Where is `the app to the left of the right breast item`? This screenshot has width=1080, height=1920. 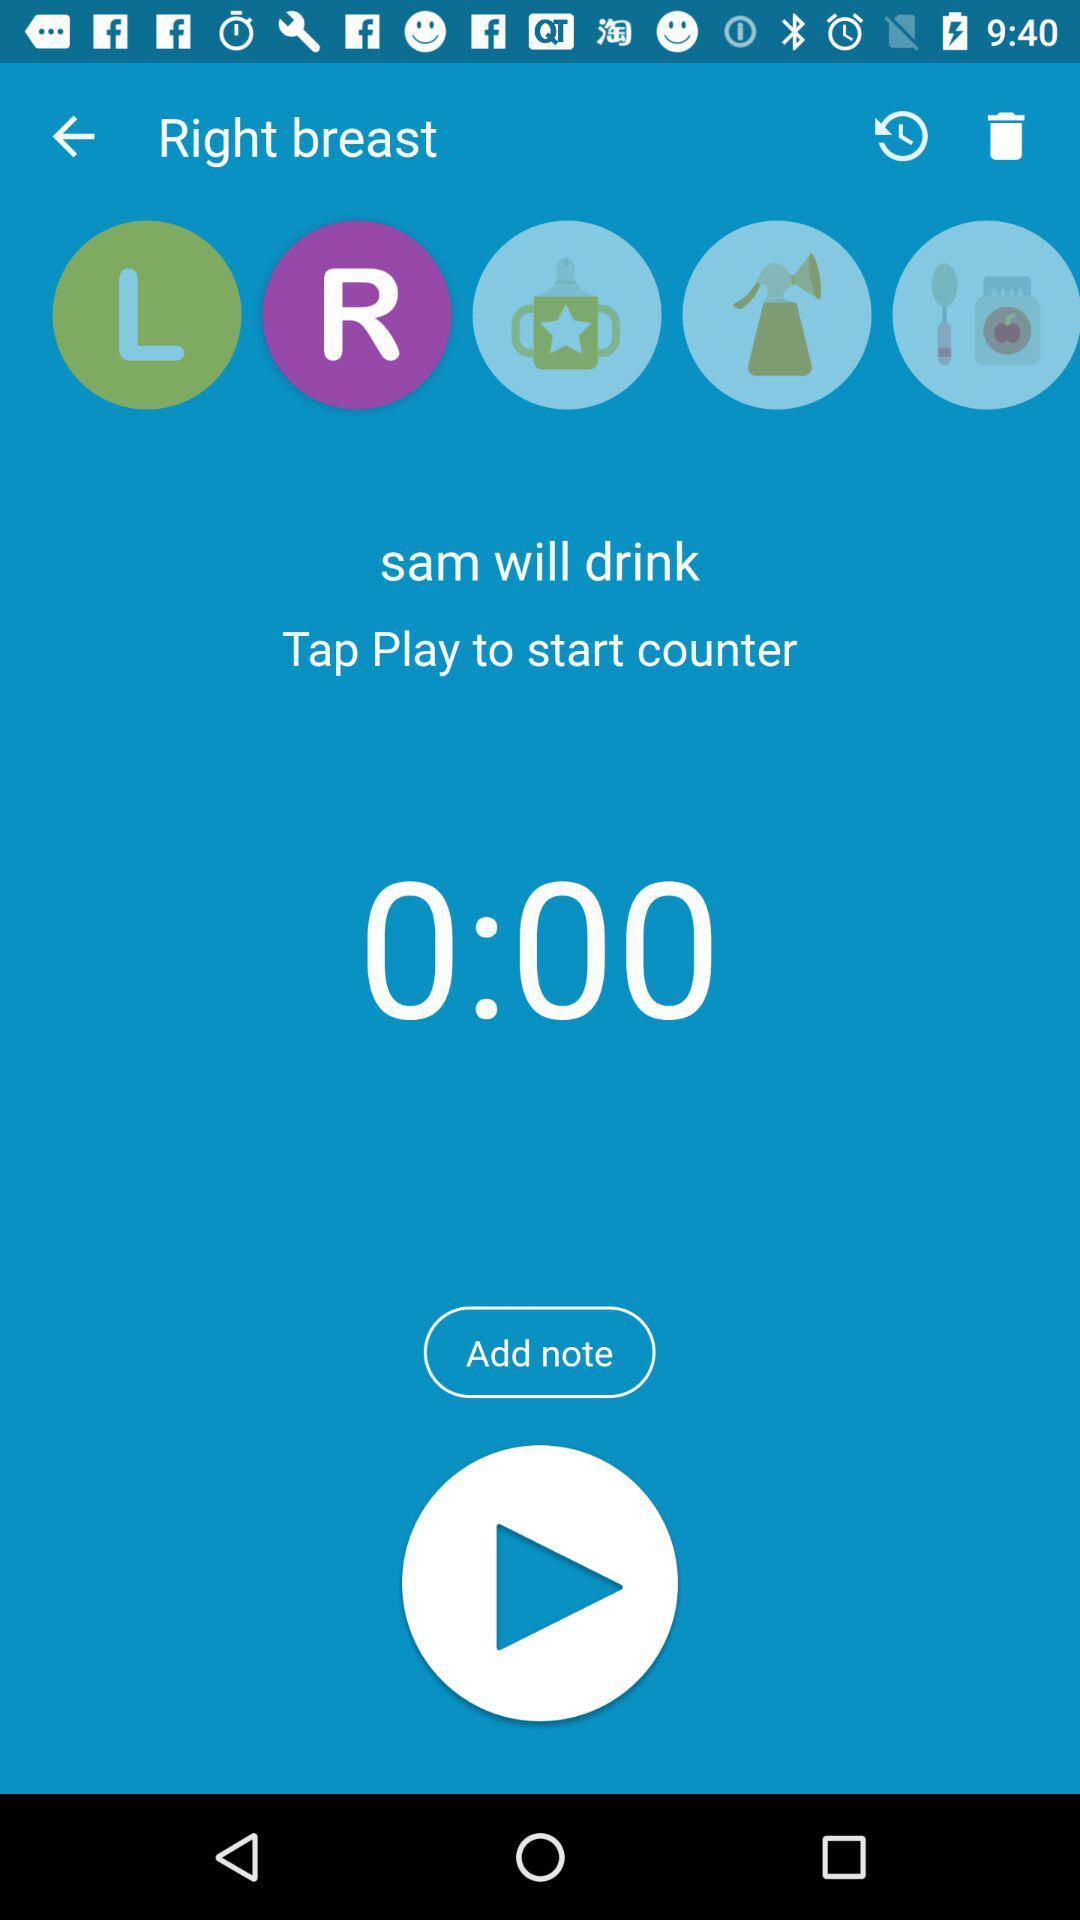
the app to the left of the right breast item is located at coordinates (72, 135).